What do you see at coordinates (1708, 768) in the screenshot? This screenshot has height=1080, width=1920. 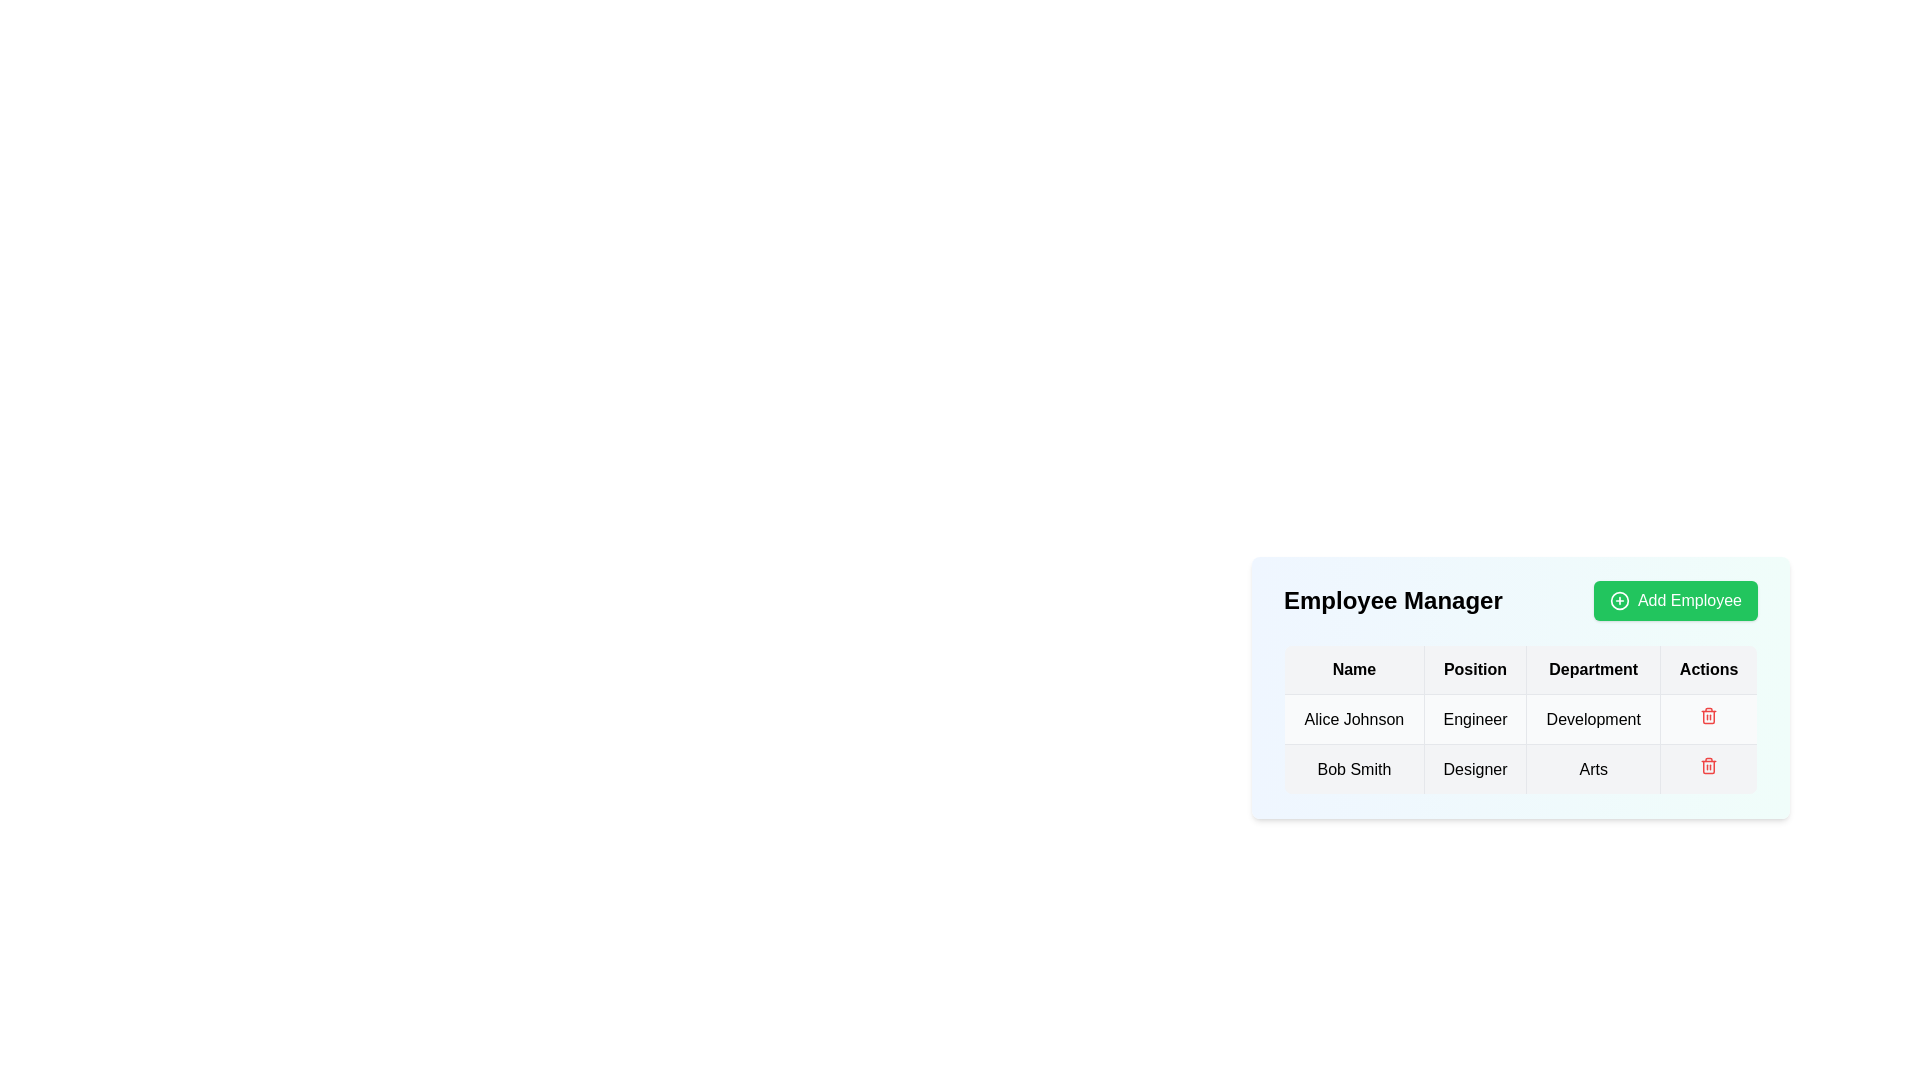 I see `the delete button for employee Bob Smith located in the last column of the second row under the 'Actions' column of the table` at bounding box center [1708, 768].